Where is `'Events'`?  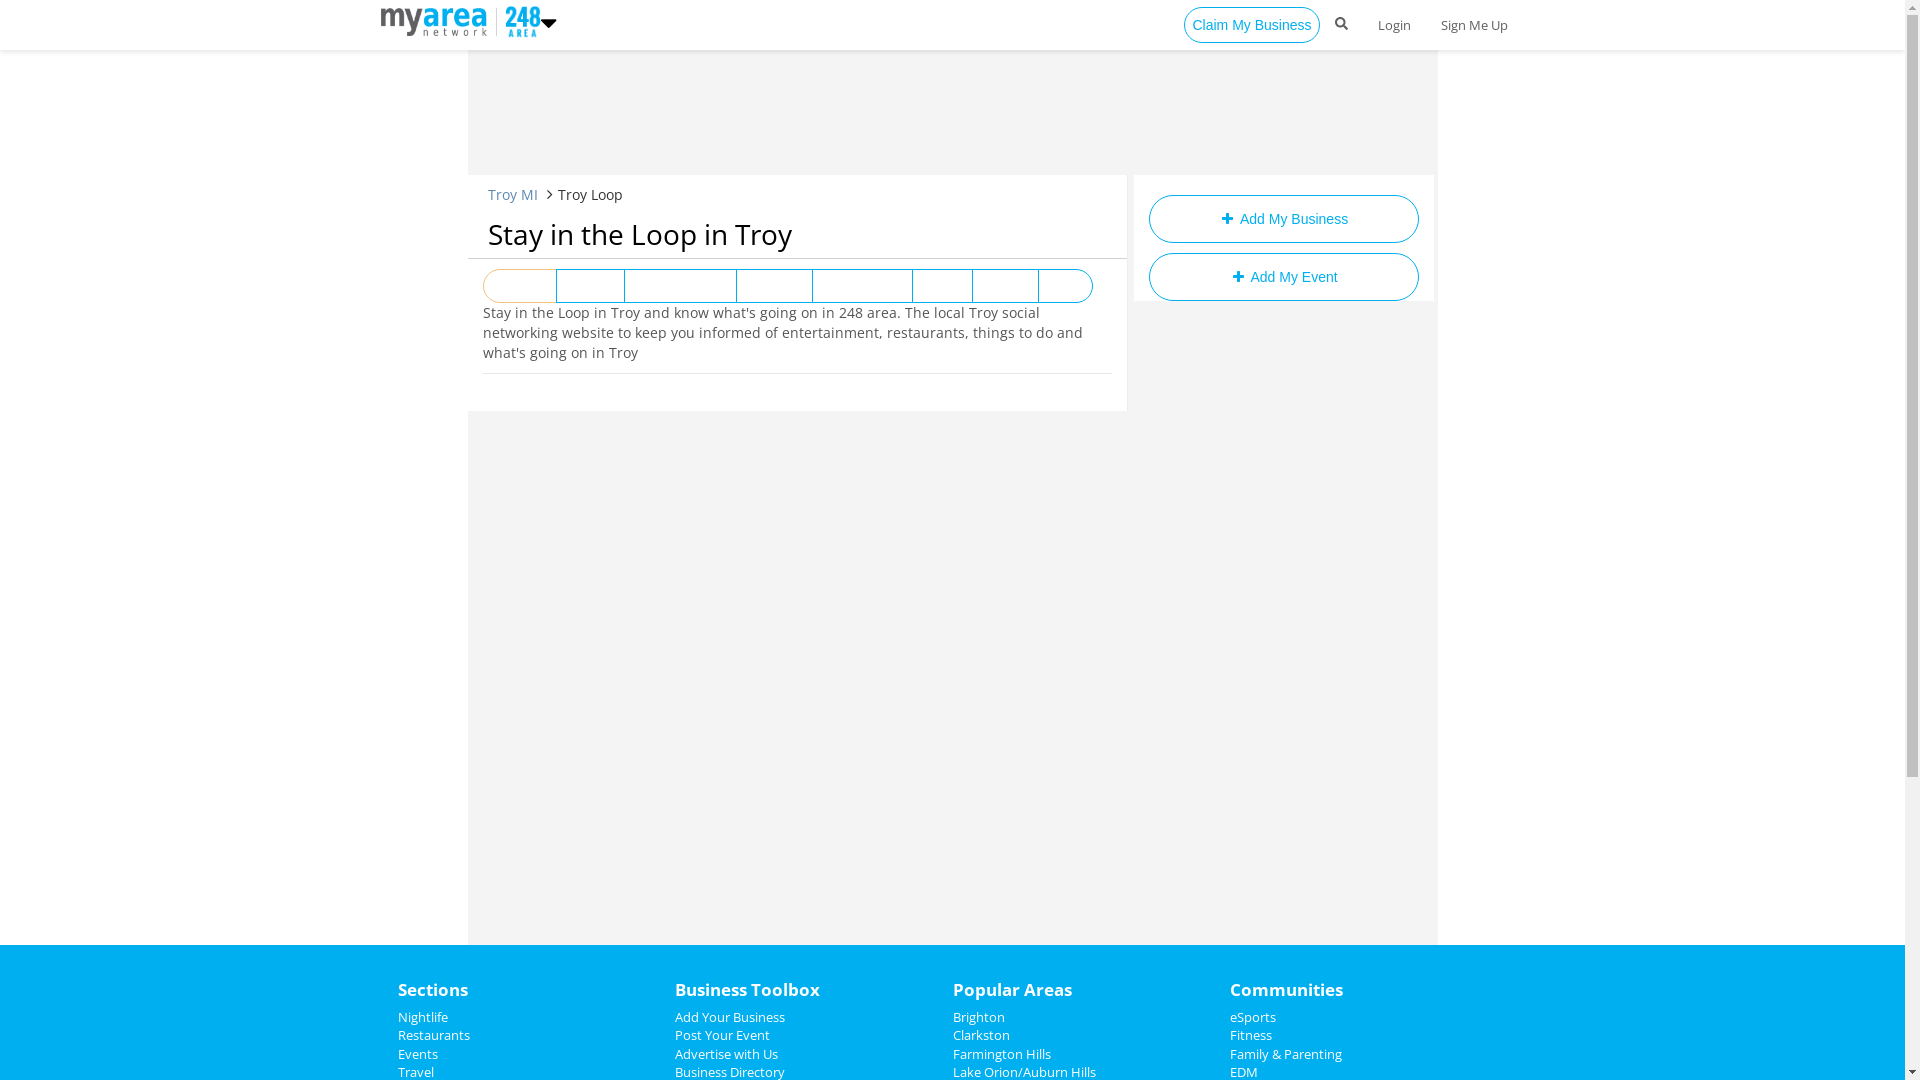 'Events' is located at coordinates (398, 1052).